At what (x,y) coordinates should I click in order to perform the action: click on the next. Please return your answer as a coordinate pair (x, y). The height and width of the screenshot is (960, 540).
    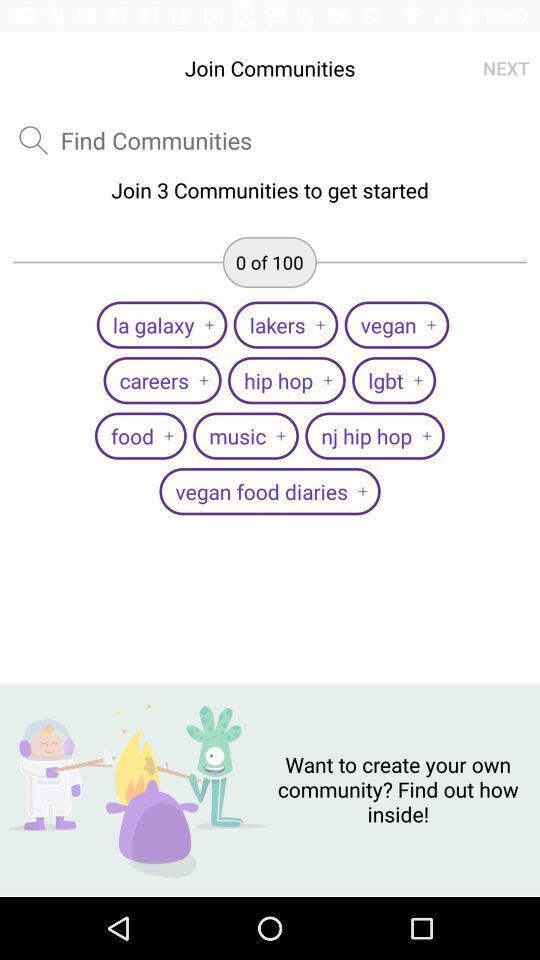
    Looking at the image, I should click on (505, 68).